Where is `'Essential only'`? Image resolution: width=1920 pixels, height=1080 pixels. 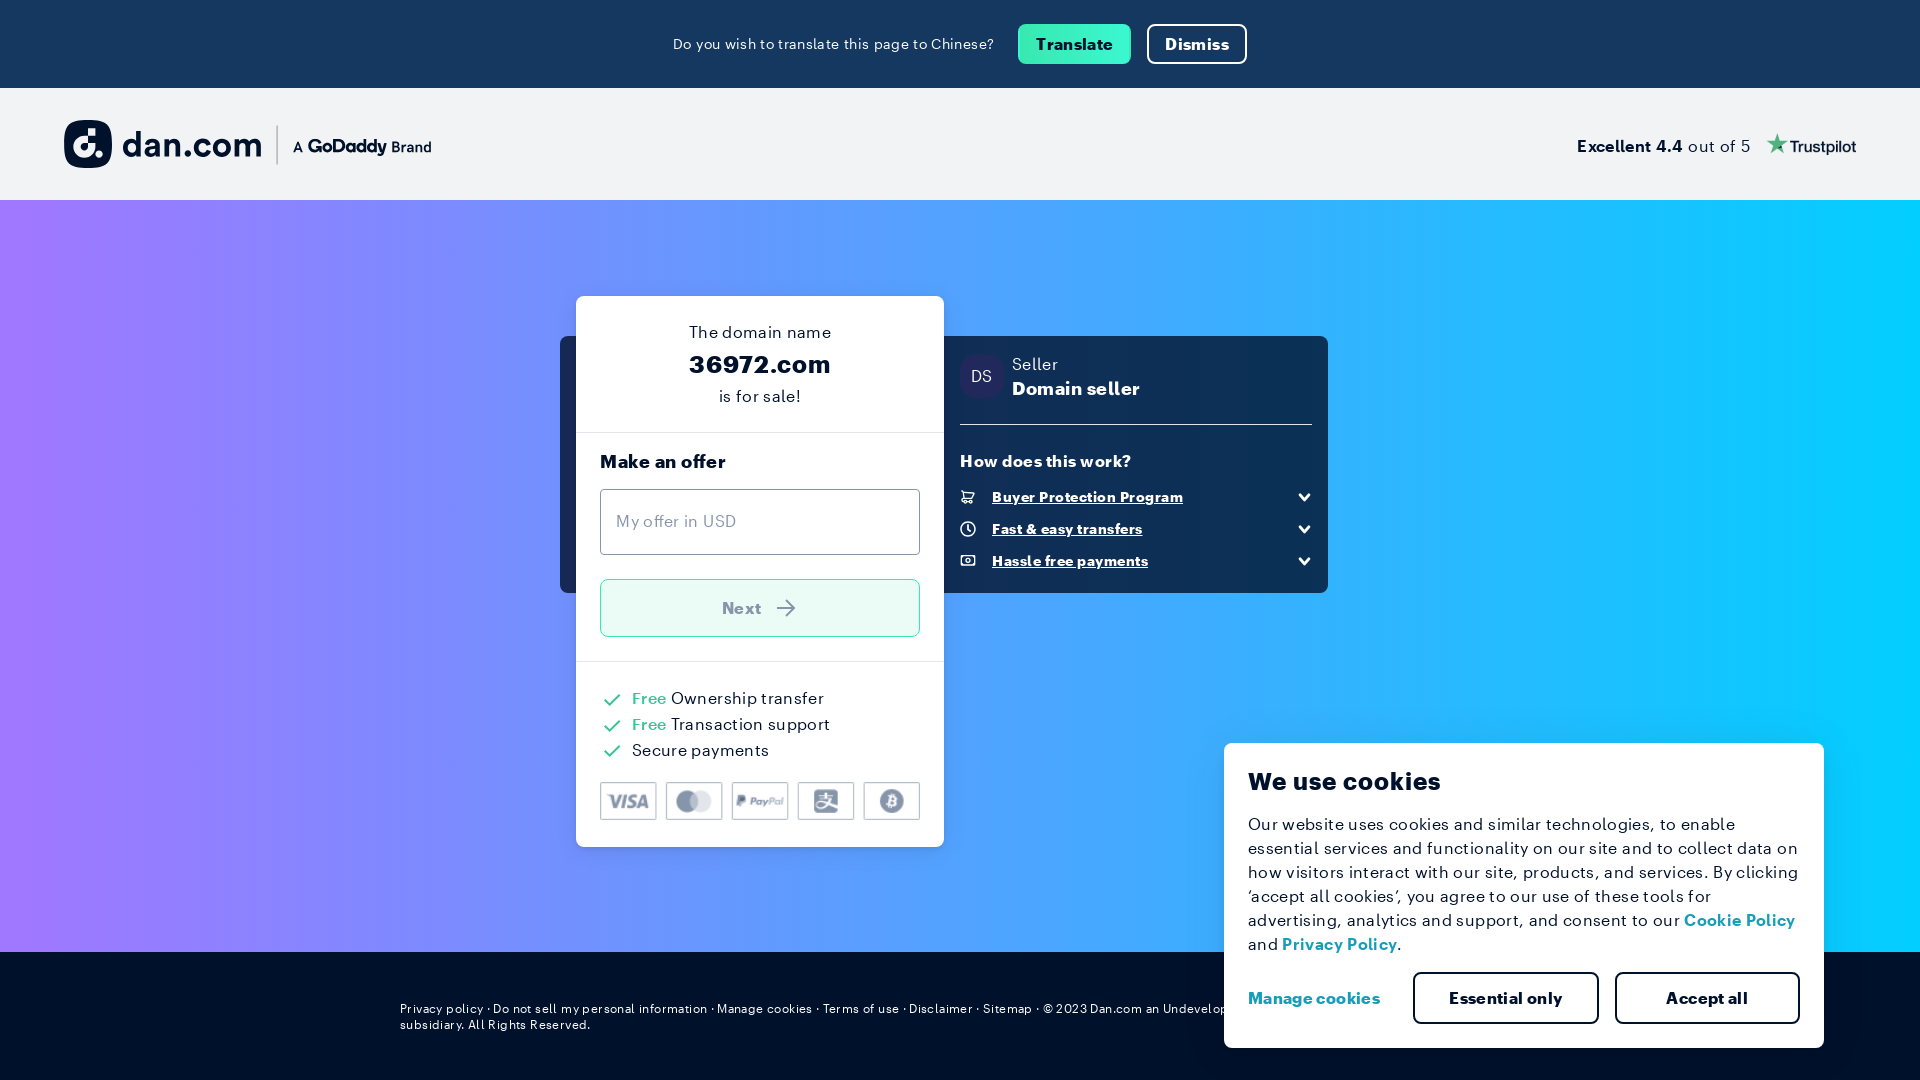
'Essential only' is located at coordinates (1506, 998).